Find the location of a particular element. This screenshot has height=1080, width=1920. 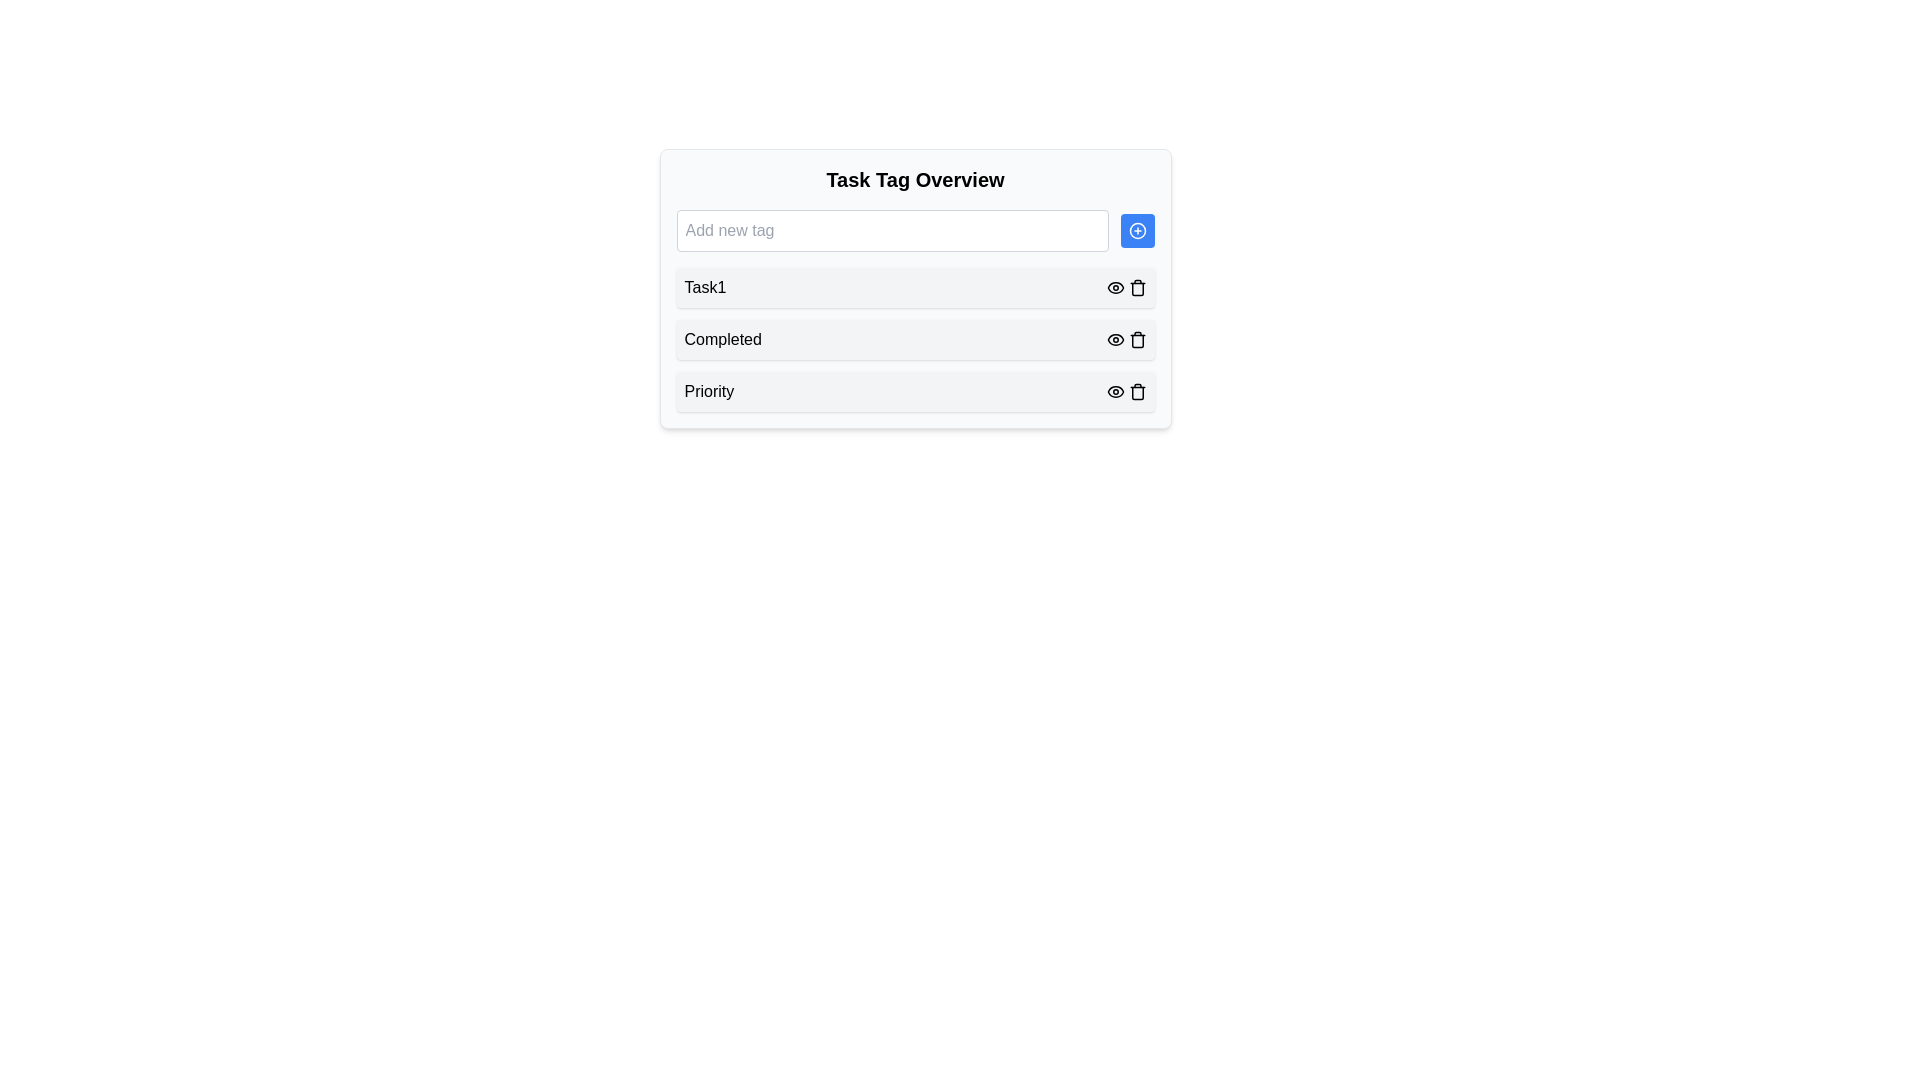

the toggle visibility button for the 'Completed' item, located is located at coordinates (1114, 338).